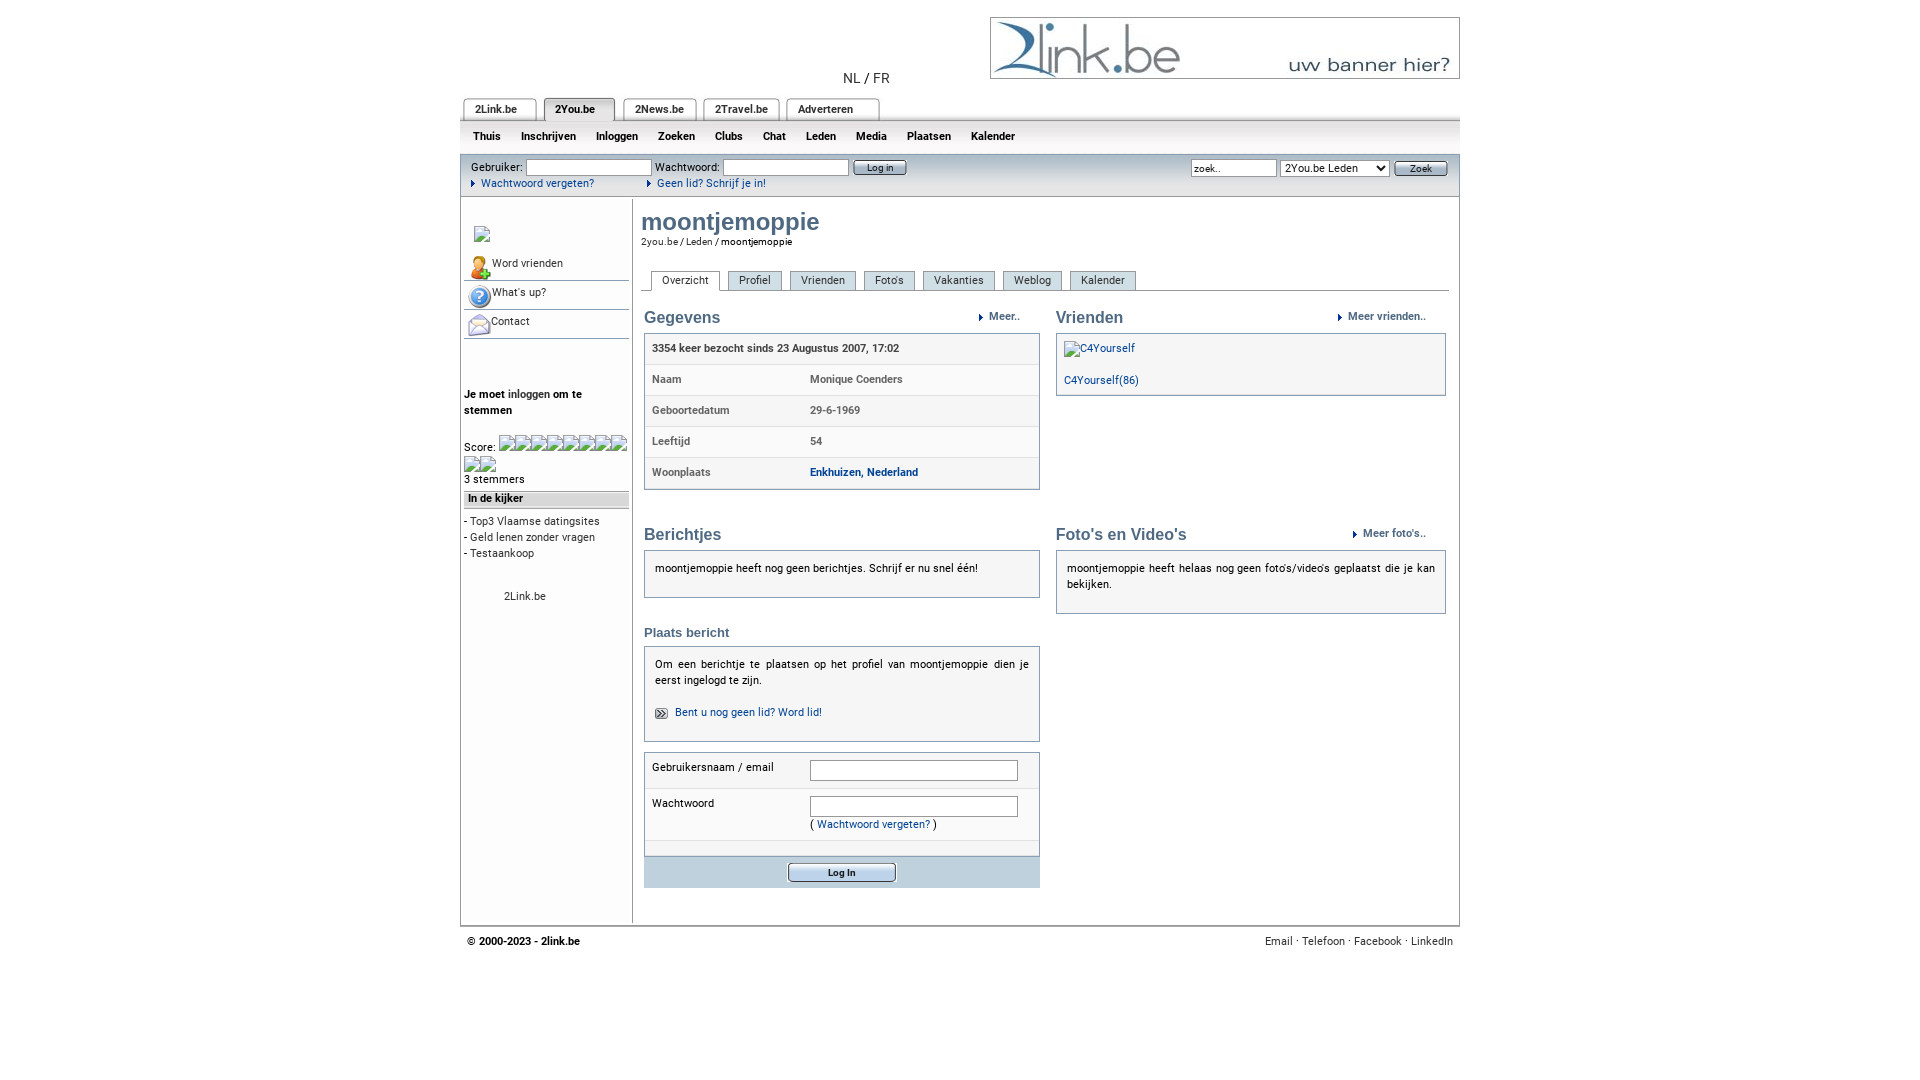 This screenshot has height=1080, width=1920. Describe the element at coordinates (851, 76) in the screenshot. I see `'NL'` at that location.